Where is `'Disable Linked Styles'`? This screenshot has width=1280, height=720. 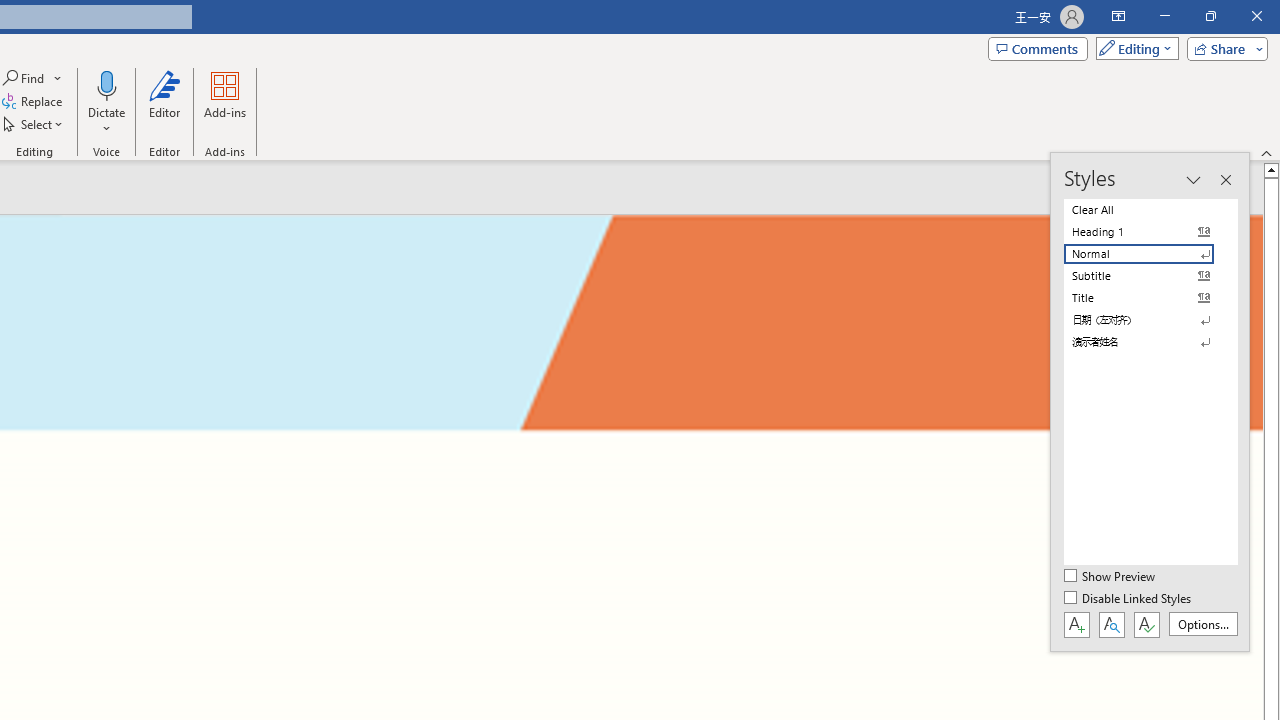
'Disable Linked Styles' is located at coordinates (1129, 598).